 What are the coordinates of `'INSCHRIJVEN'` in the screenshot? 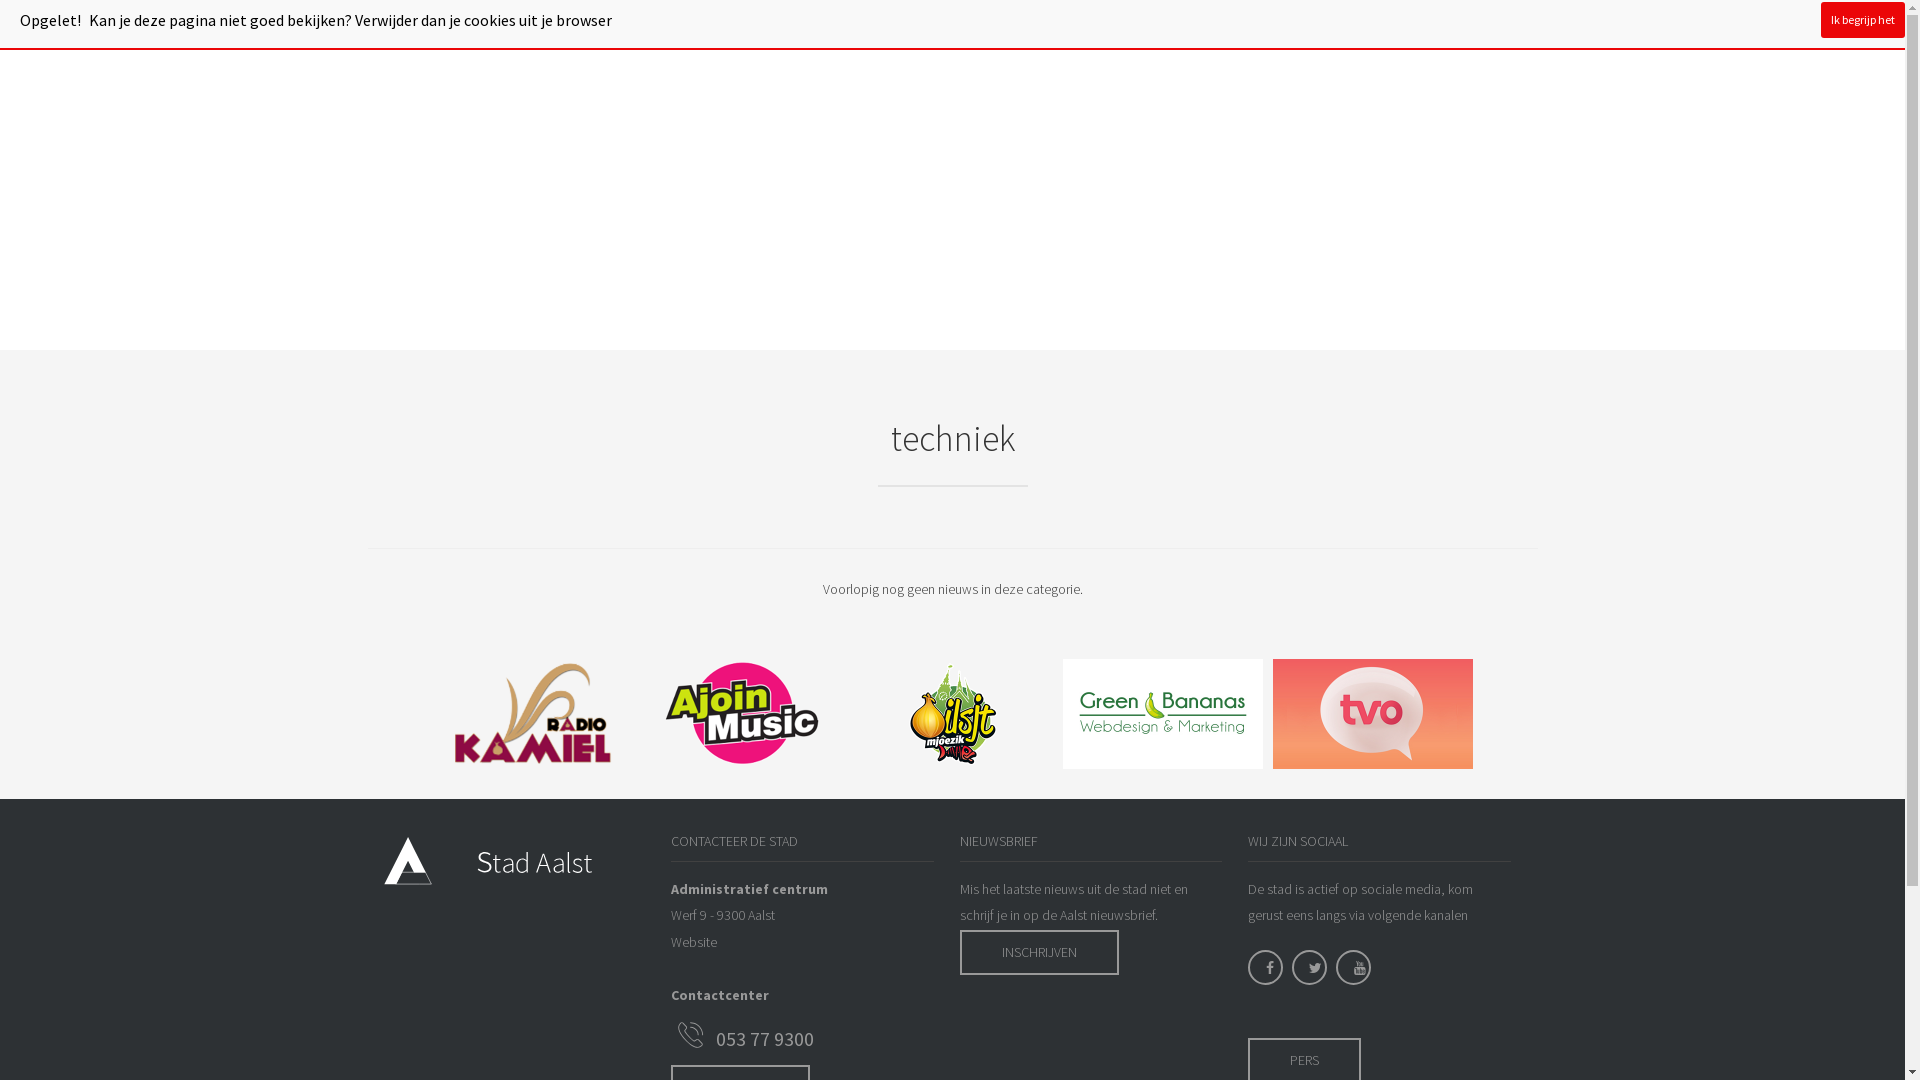 It's located at (1039, 951).